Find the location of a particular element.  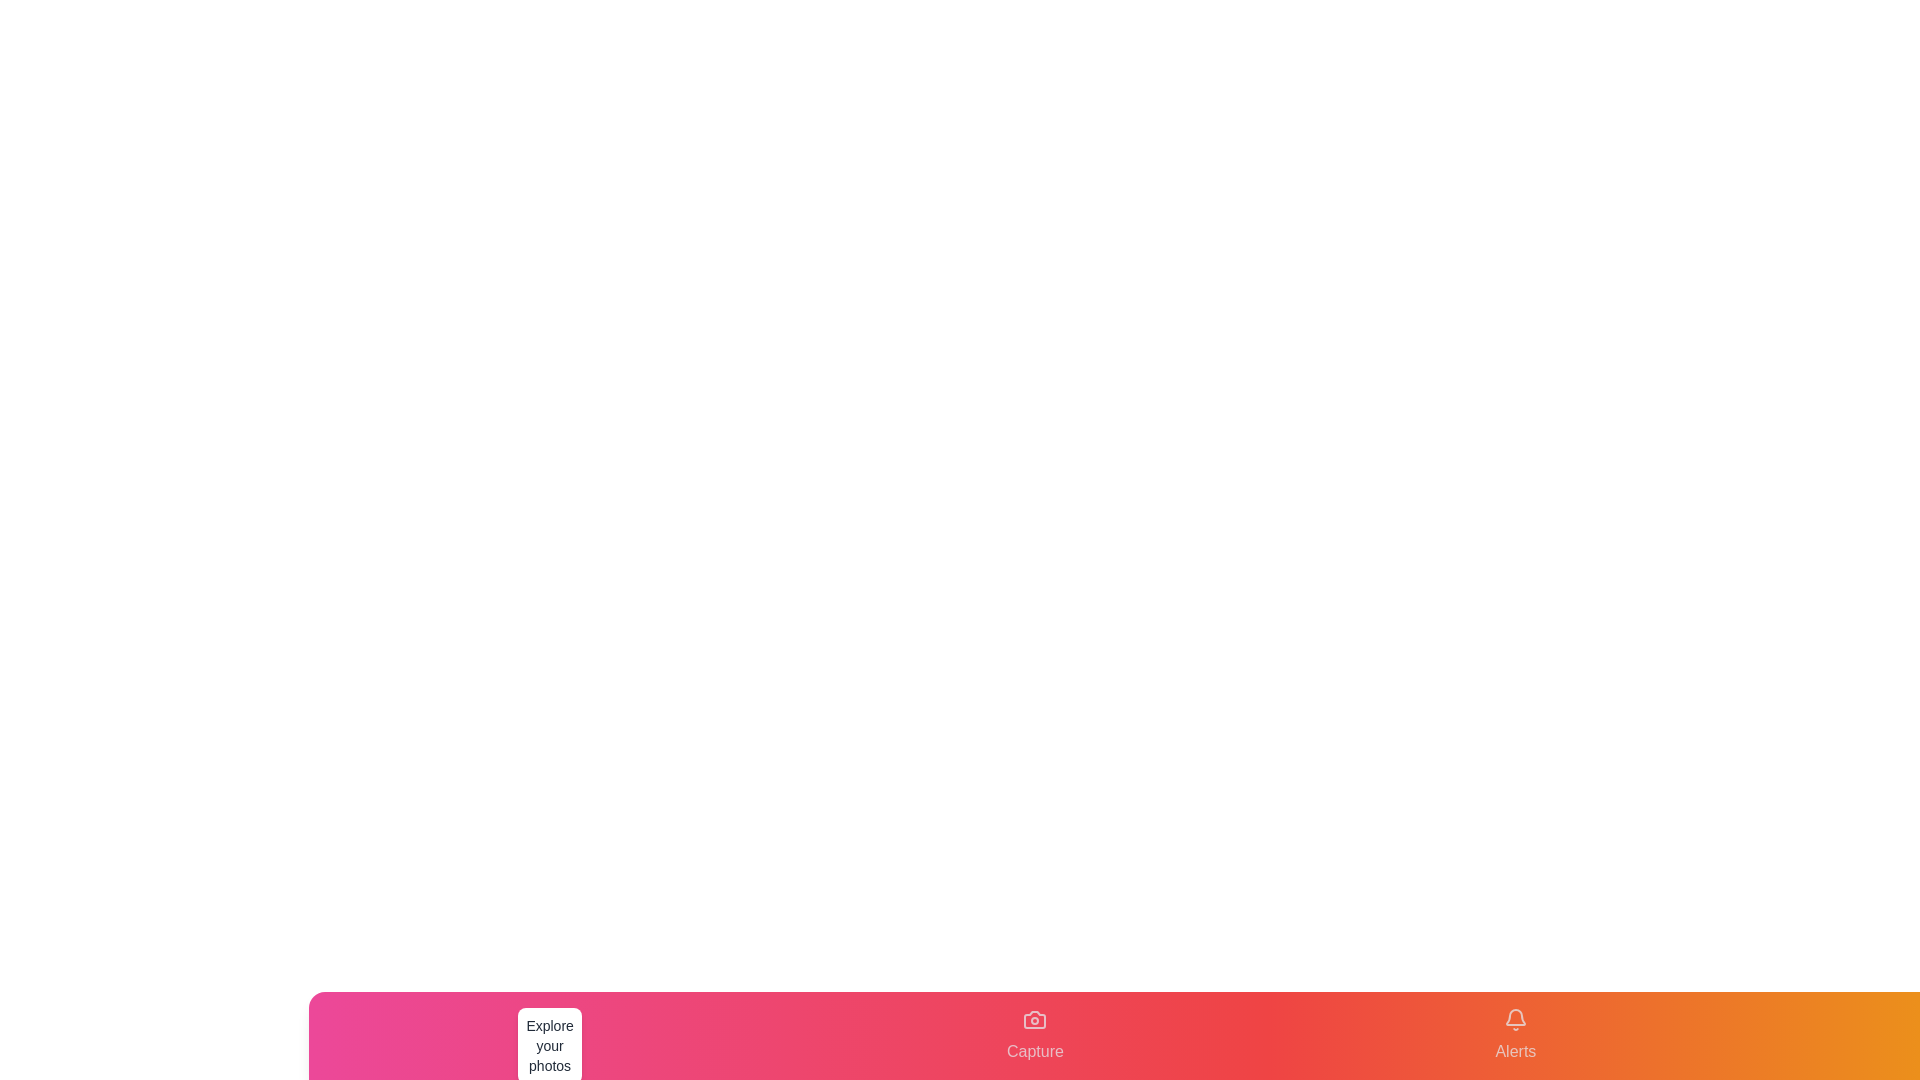

the tab labeled Gallery is located at coordinates (550, 1035).